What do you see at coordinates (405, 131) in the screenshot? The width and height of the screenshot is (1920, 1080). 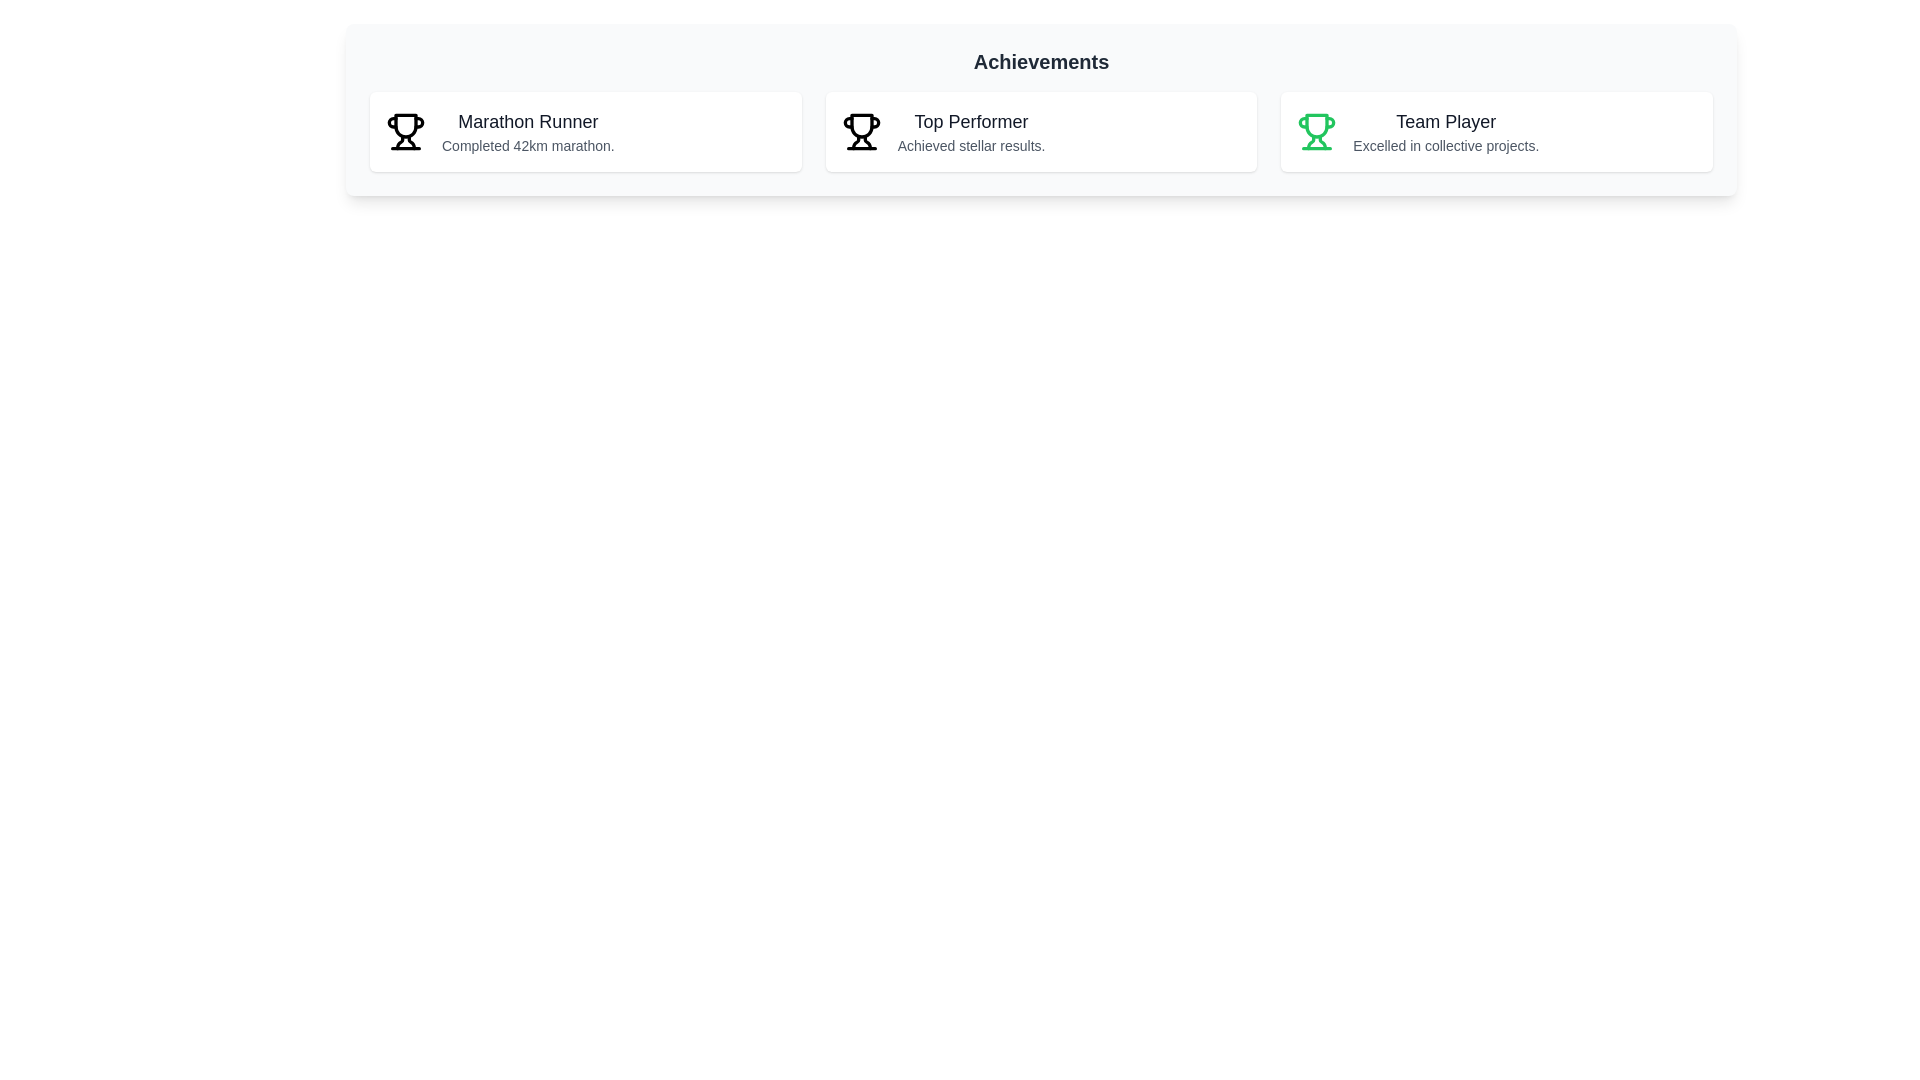 I see `the decorative award icon located in the leftmost panel, positioned directly to the left of the accompanying text elements` at bounding box center [405, 131].